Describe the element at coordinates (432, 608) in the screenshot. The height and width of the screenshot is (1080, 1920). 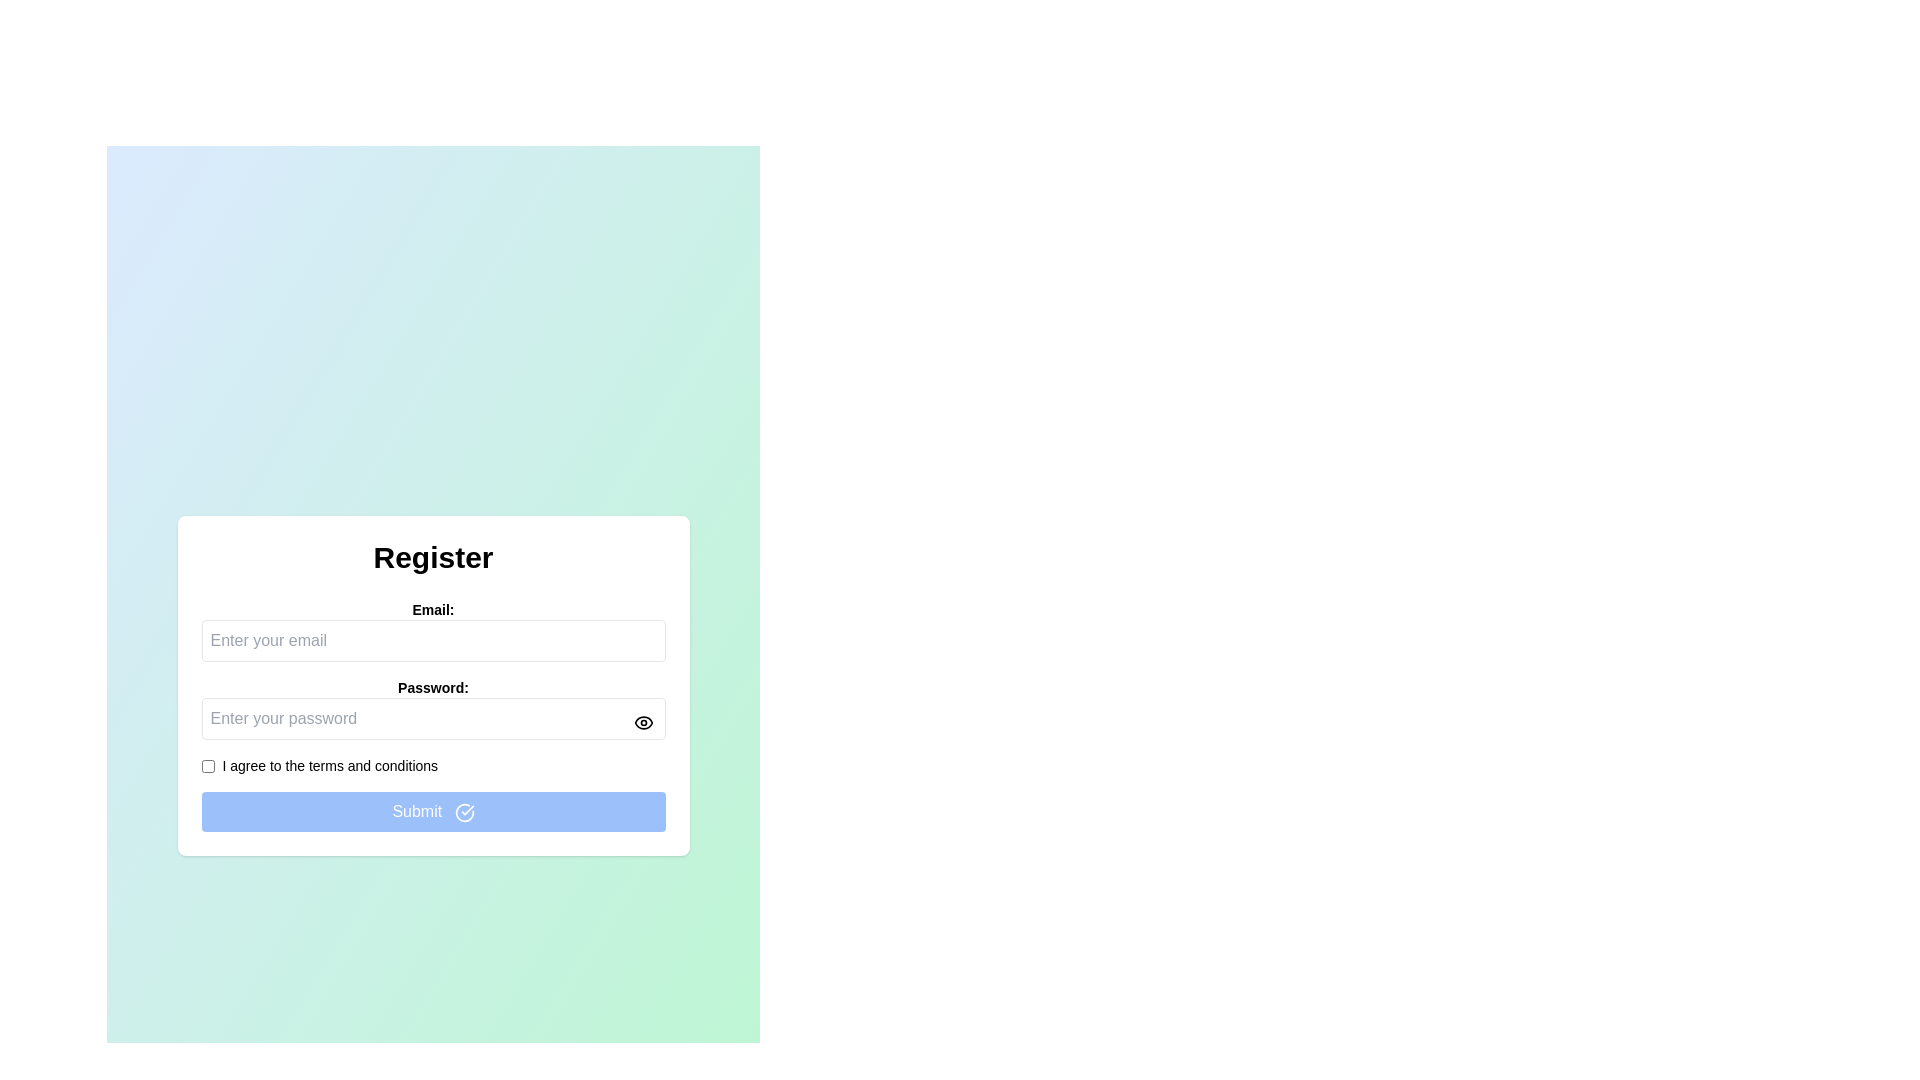
I see `the 'Email' label element located beneath the 'Register' heading and above the email input field` at that location.